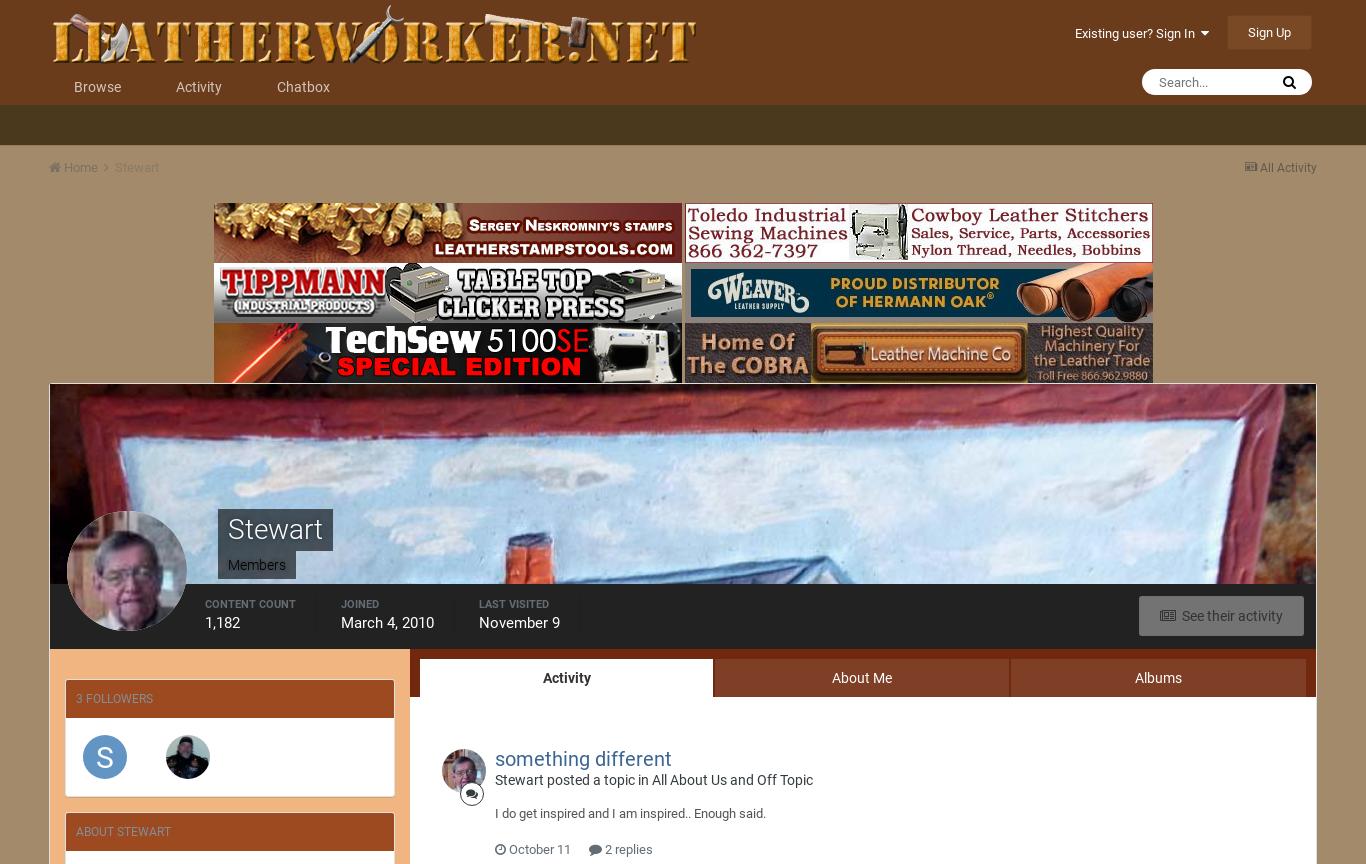  Describe the element at coordinates (386, 622) in the screenshot. I see `'March 4, 2010'` at that location.